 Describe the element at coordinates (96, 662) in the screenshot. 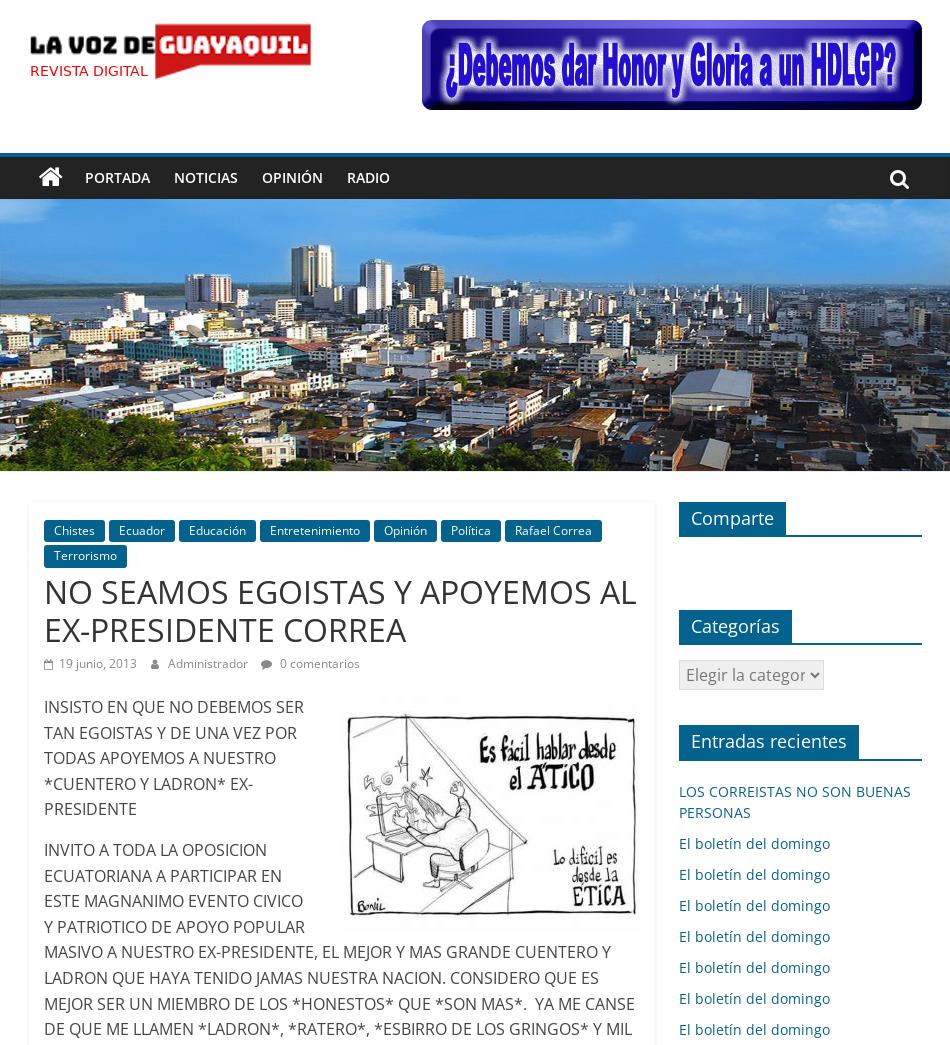

I see `'19 junio, 2013'` at that location.